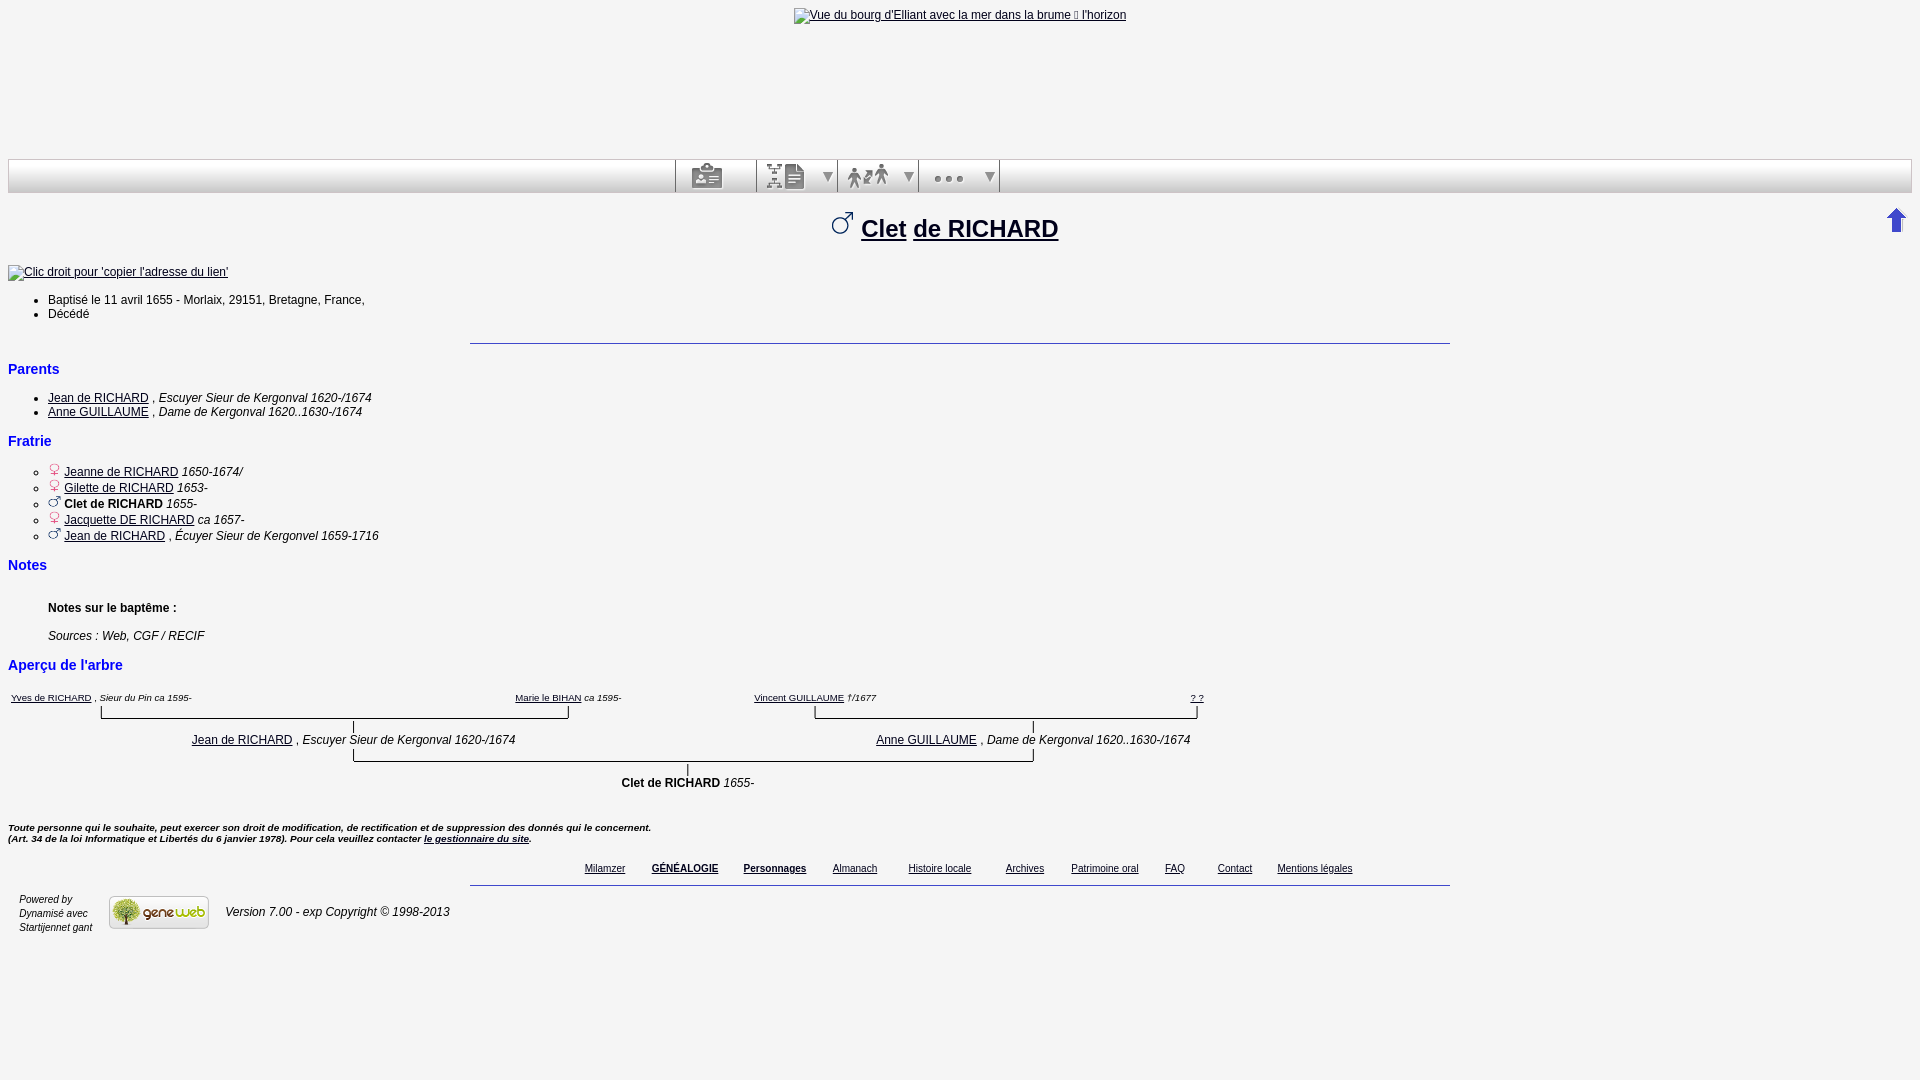  Describe the element at coordinates (604, 866) in the screenshot. I see `'Milamzer'` at that location.